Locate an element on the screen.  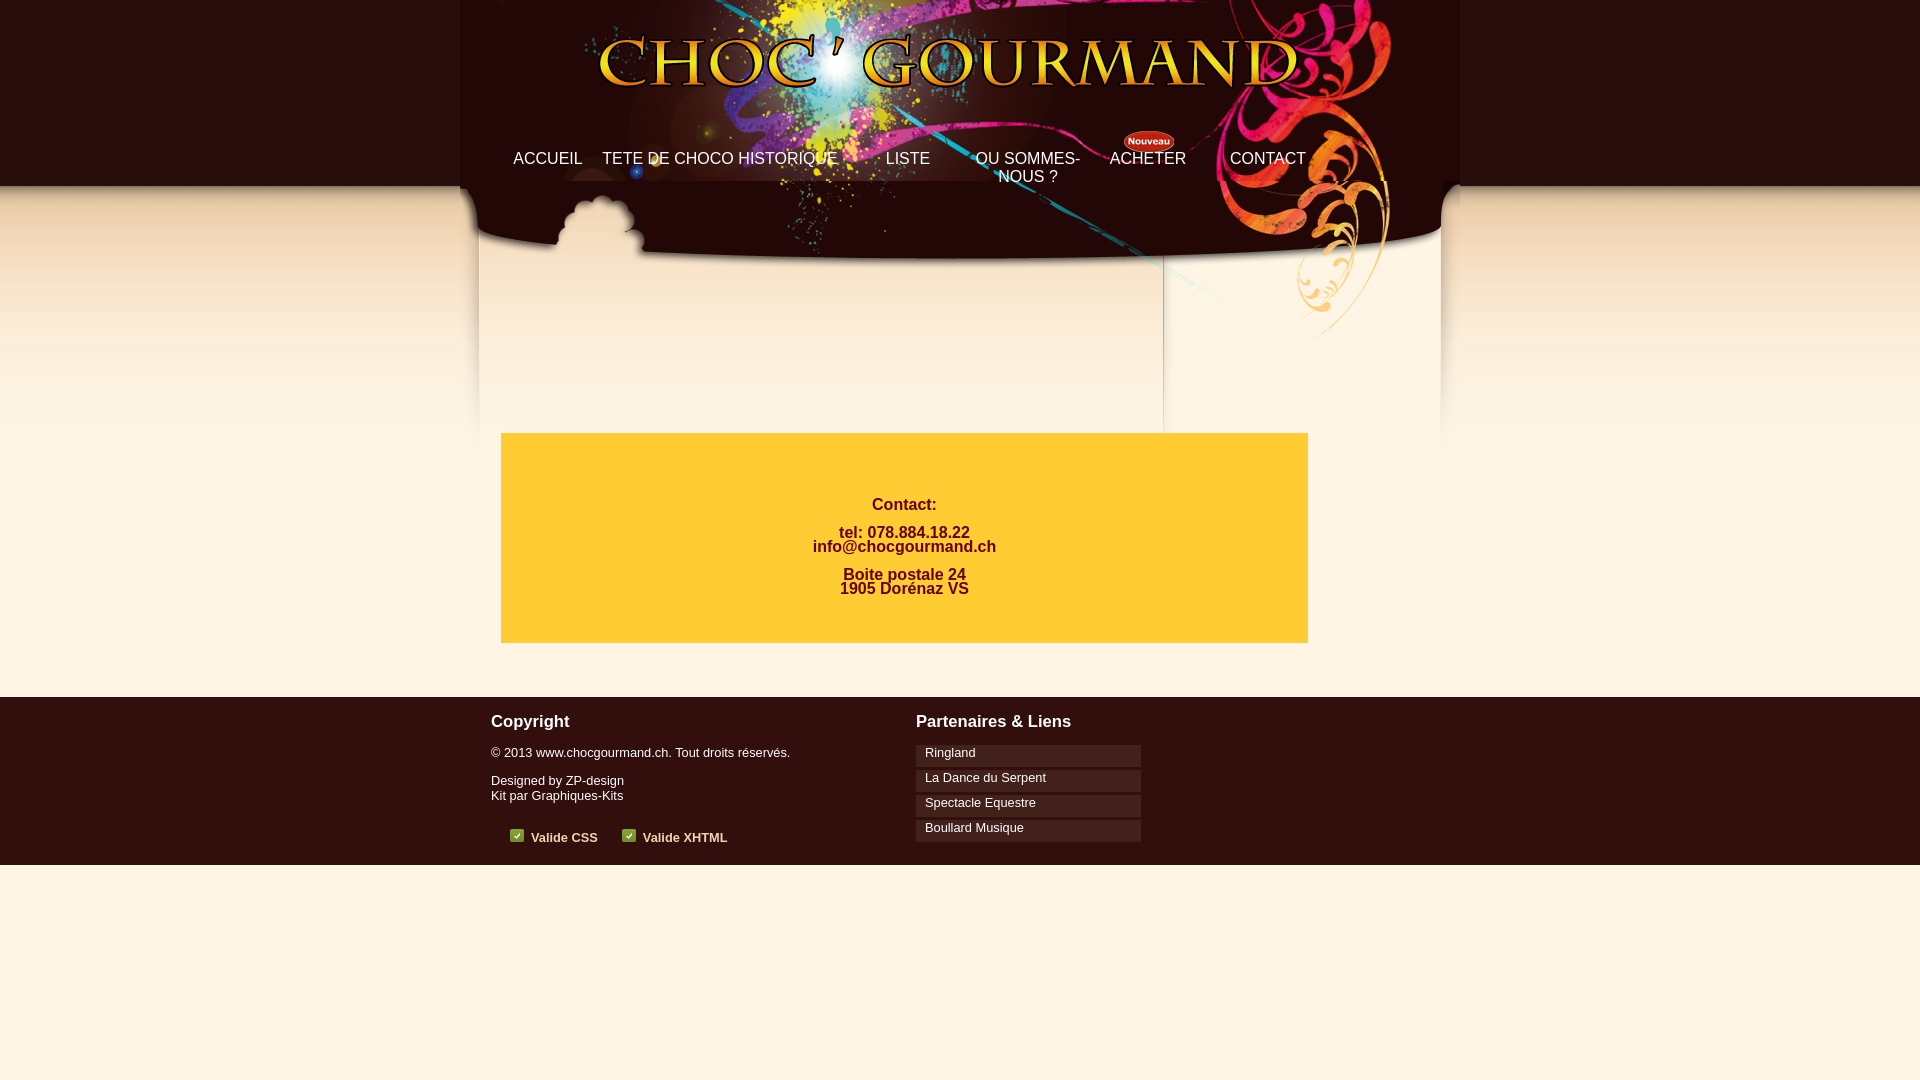
'LISTE' is located at coordinates (906, 157).